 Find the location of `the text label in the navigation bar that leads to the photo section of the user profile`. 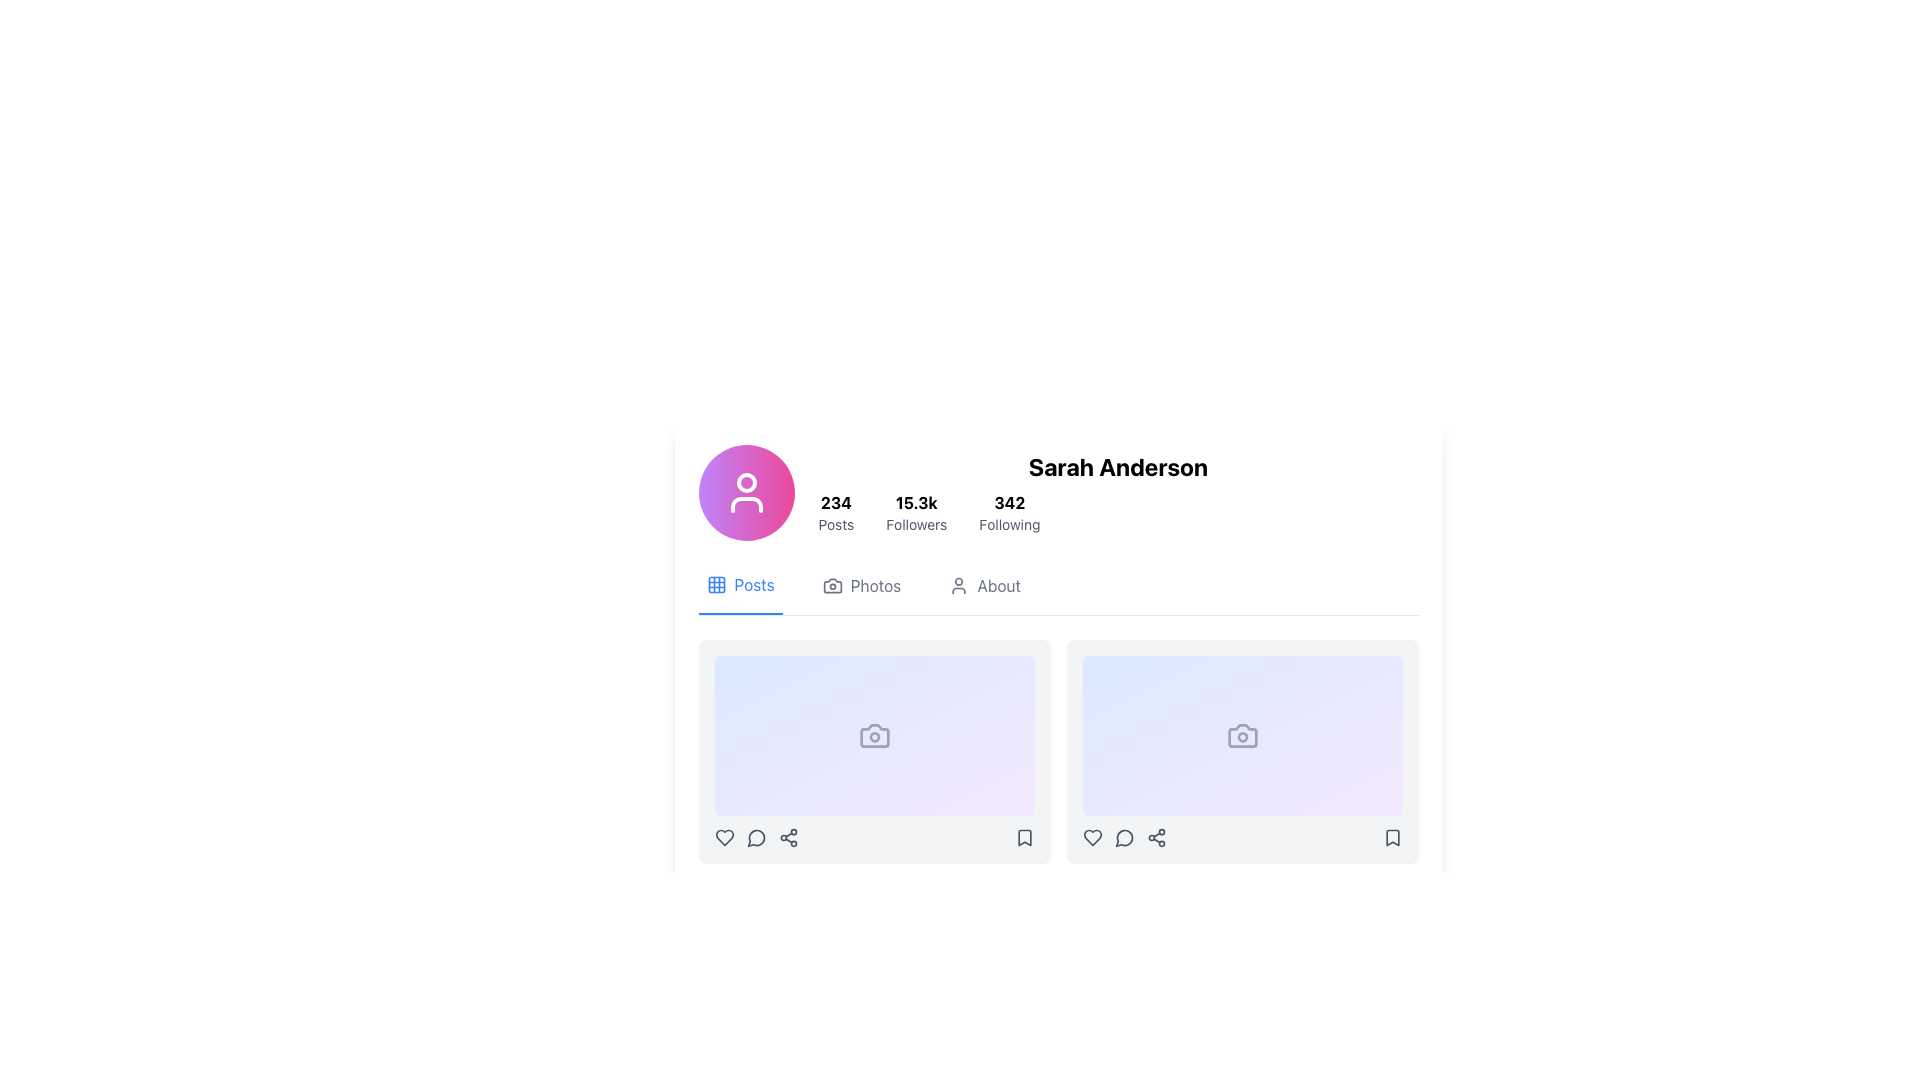

the text label in the navigation bar that leads to the photo section of the user profile is located at coordinates (875, 585).